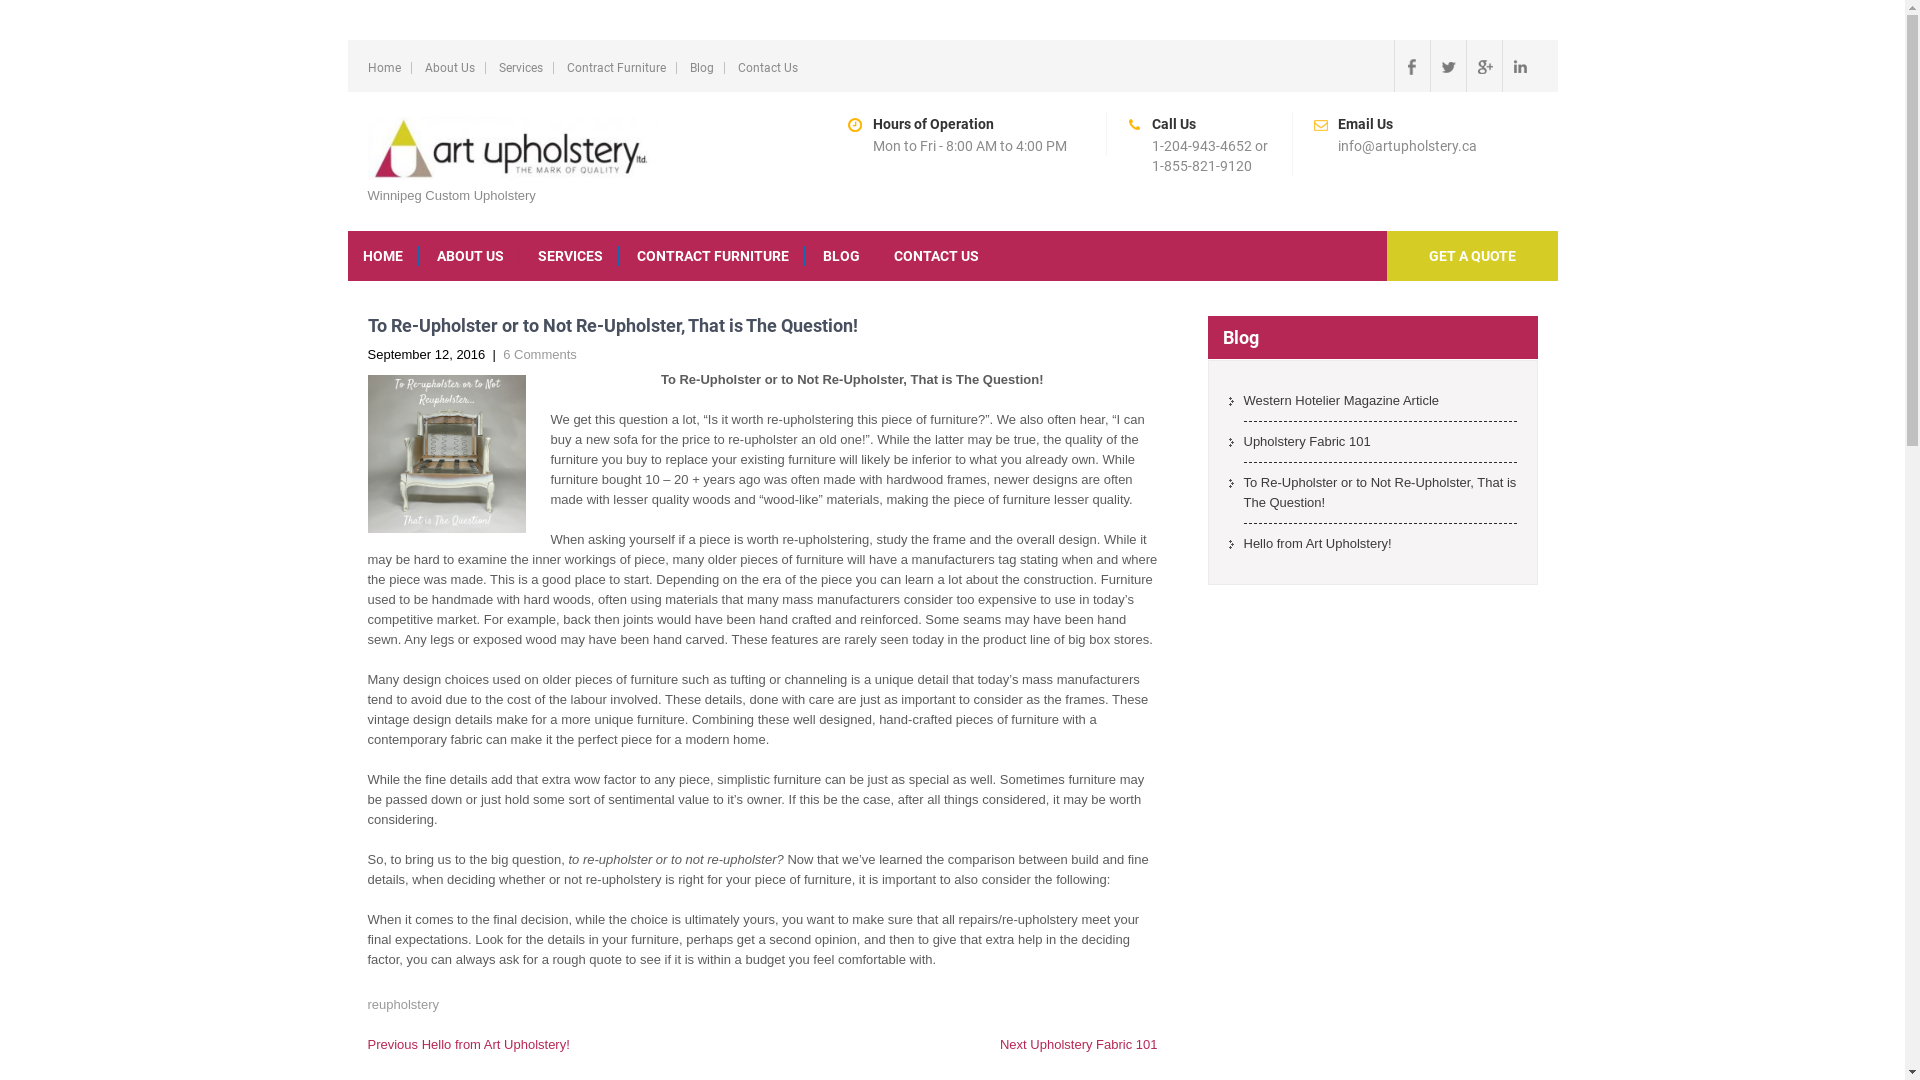  I want to click on 'SERVICES', so click(569, 254).